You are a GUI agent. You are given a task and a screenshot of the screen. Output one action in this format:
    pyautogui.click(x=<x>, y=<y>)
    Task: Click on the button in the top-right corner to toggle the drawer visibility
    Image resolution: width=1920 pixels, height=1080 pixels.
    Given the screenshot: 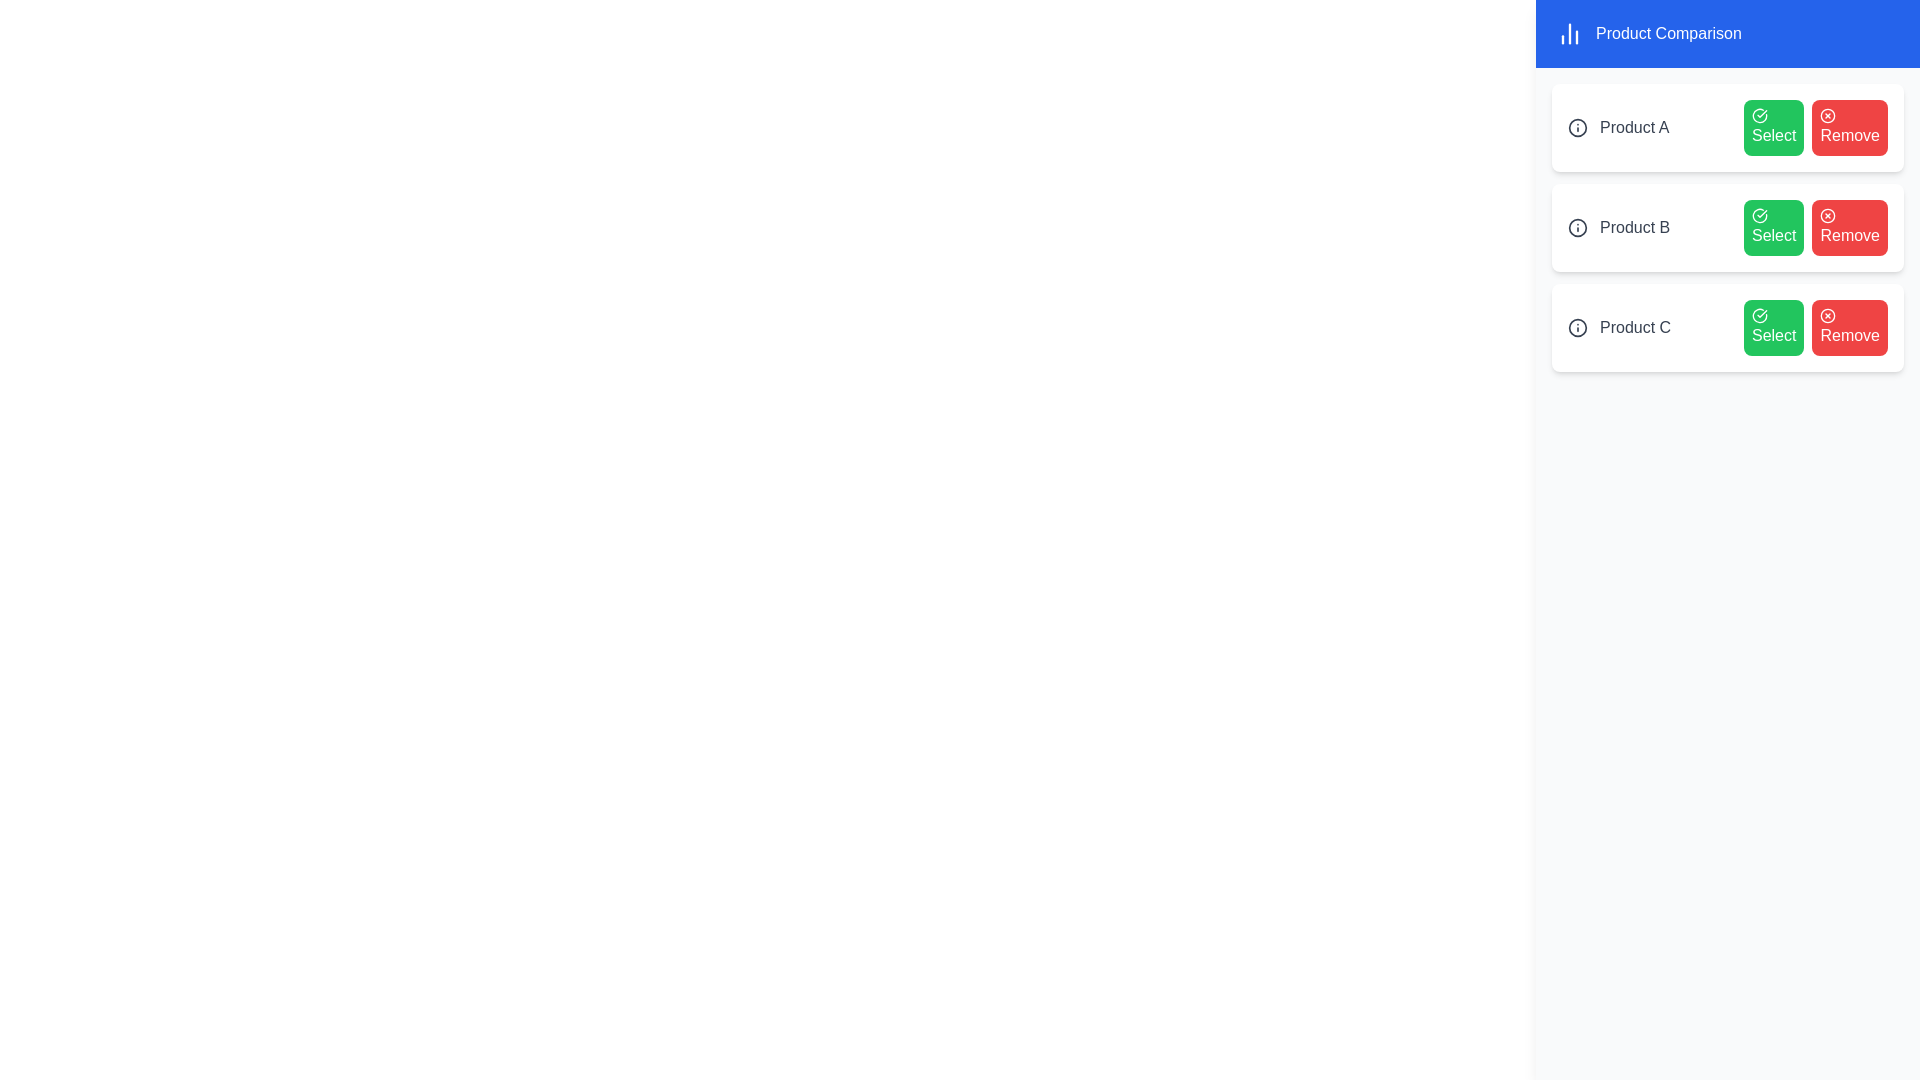 What is the action you would take?
    pyautogui.click(x=1853, y=53)
    